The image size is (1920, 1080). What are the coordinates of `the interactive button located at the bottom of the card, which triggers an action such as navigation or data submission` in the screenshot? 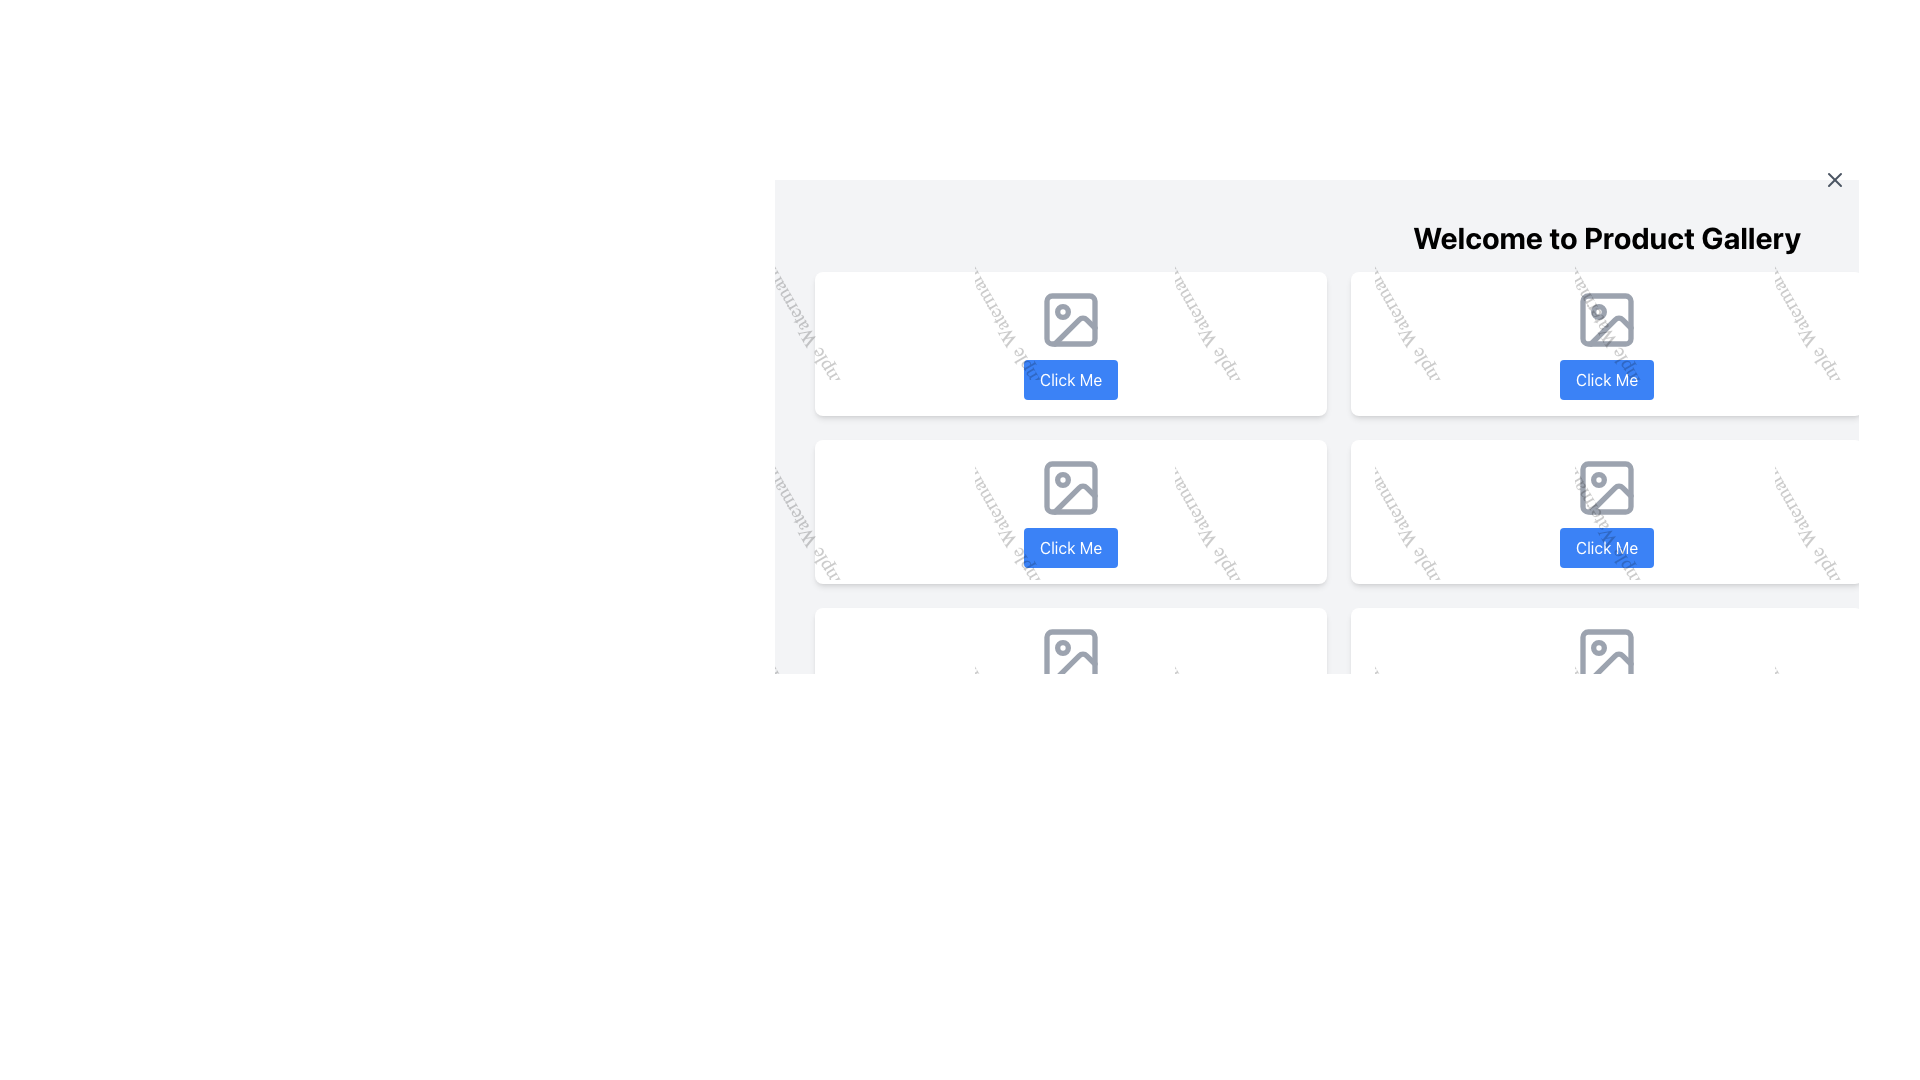 It's located at (1069, 380).